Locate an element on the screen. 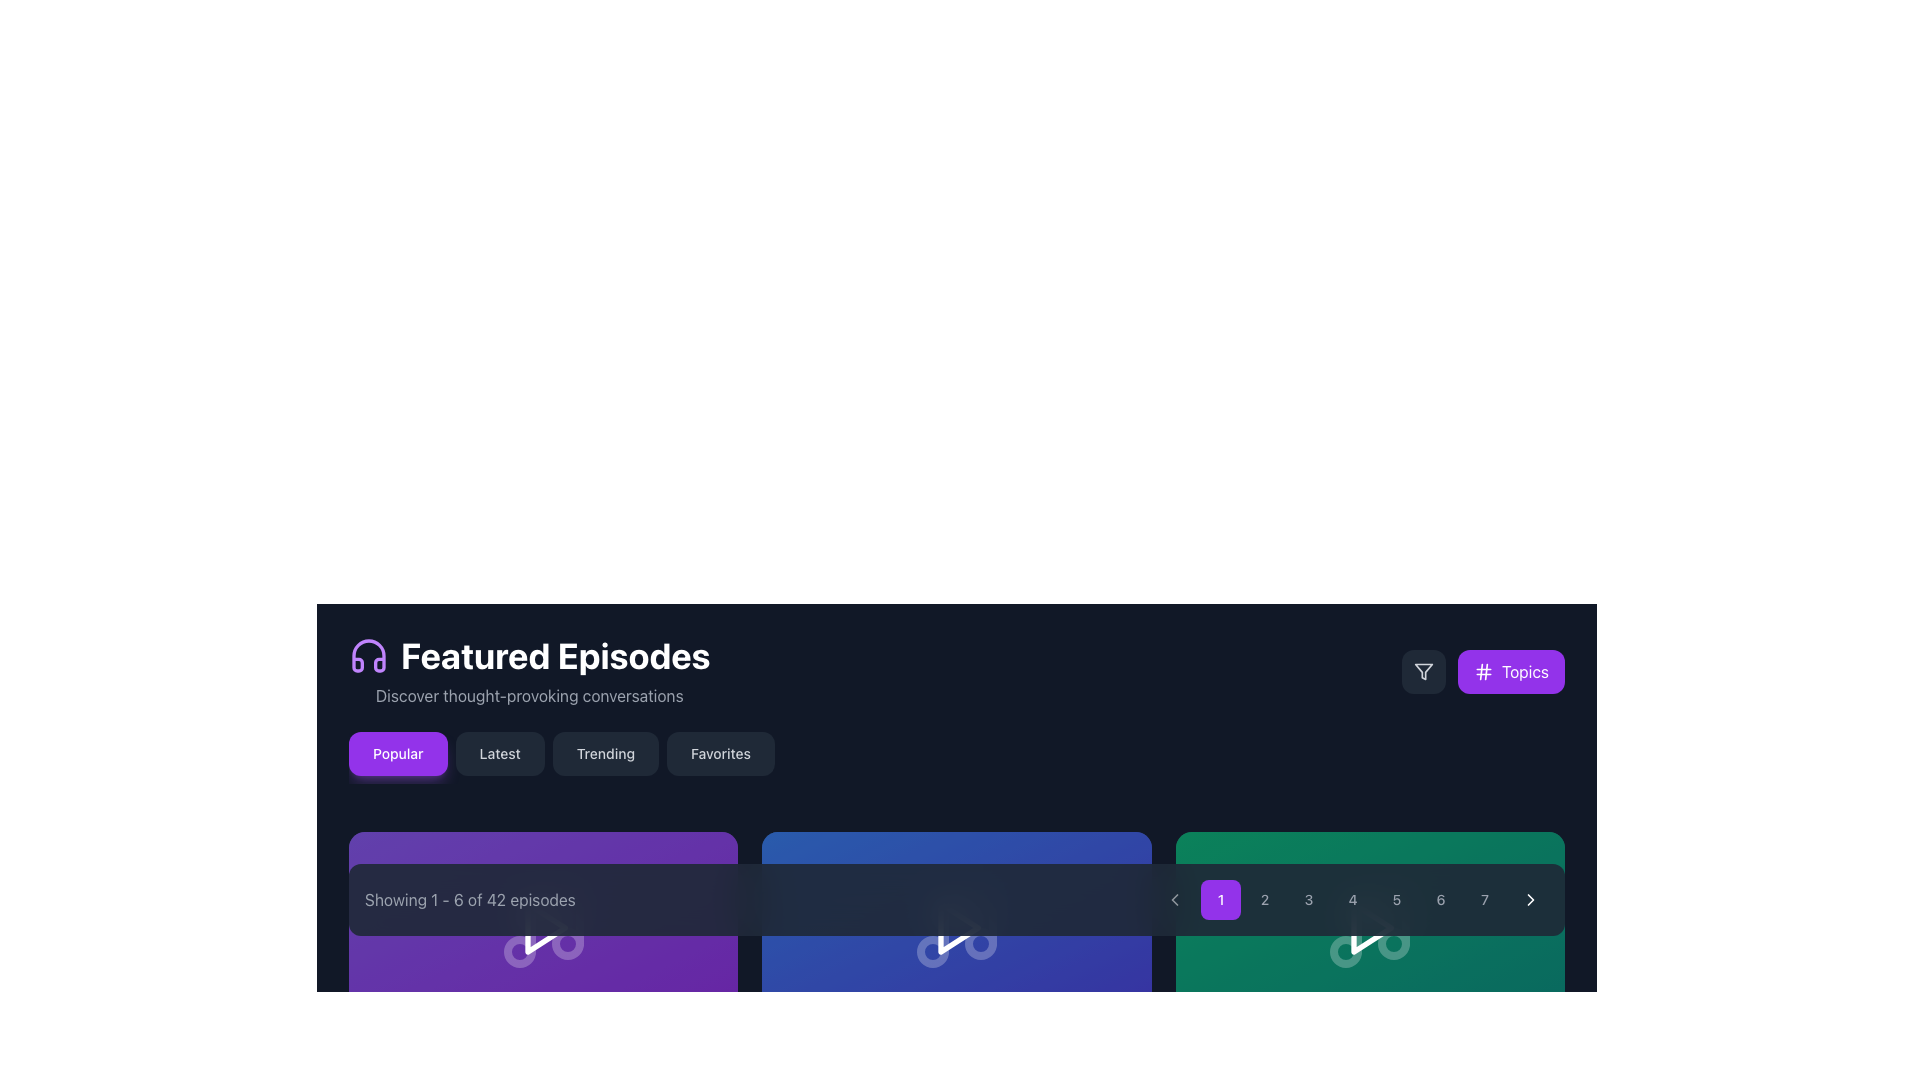  the seventh button in the pagination control to trigger the hover effect is located at coordinates (1484, 898).